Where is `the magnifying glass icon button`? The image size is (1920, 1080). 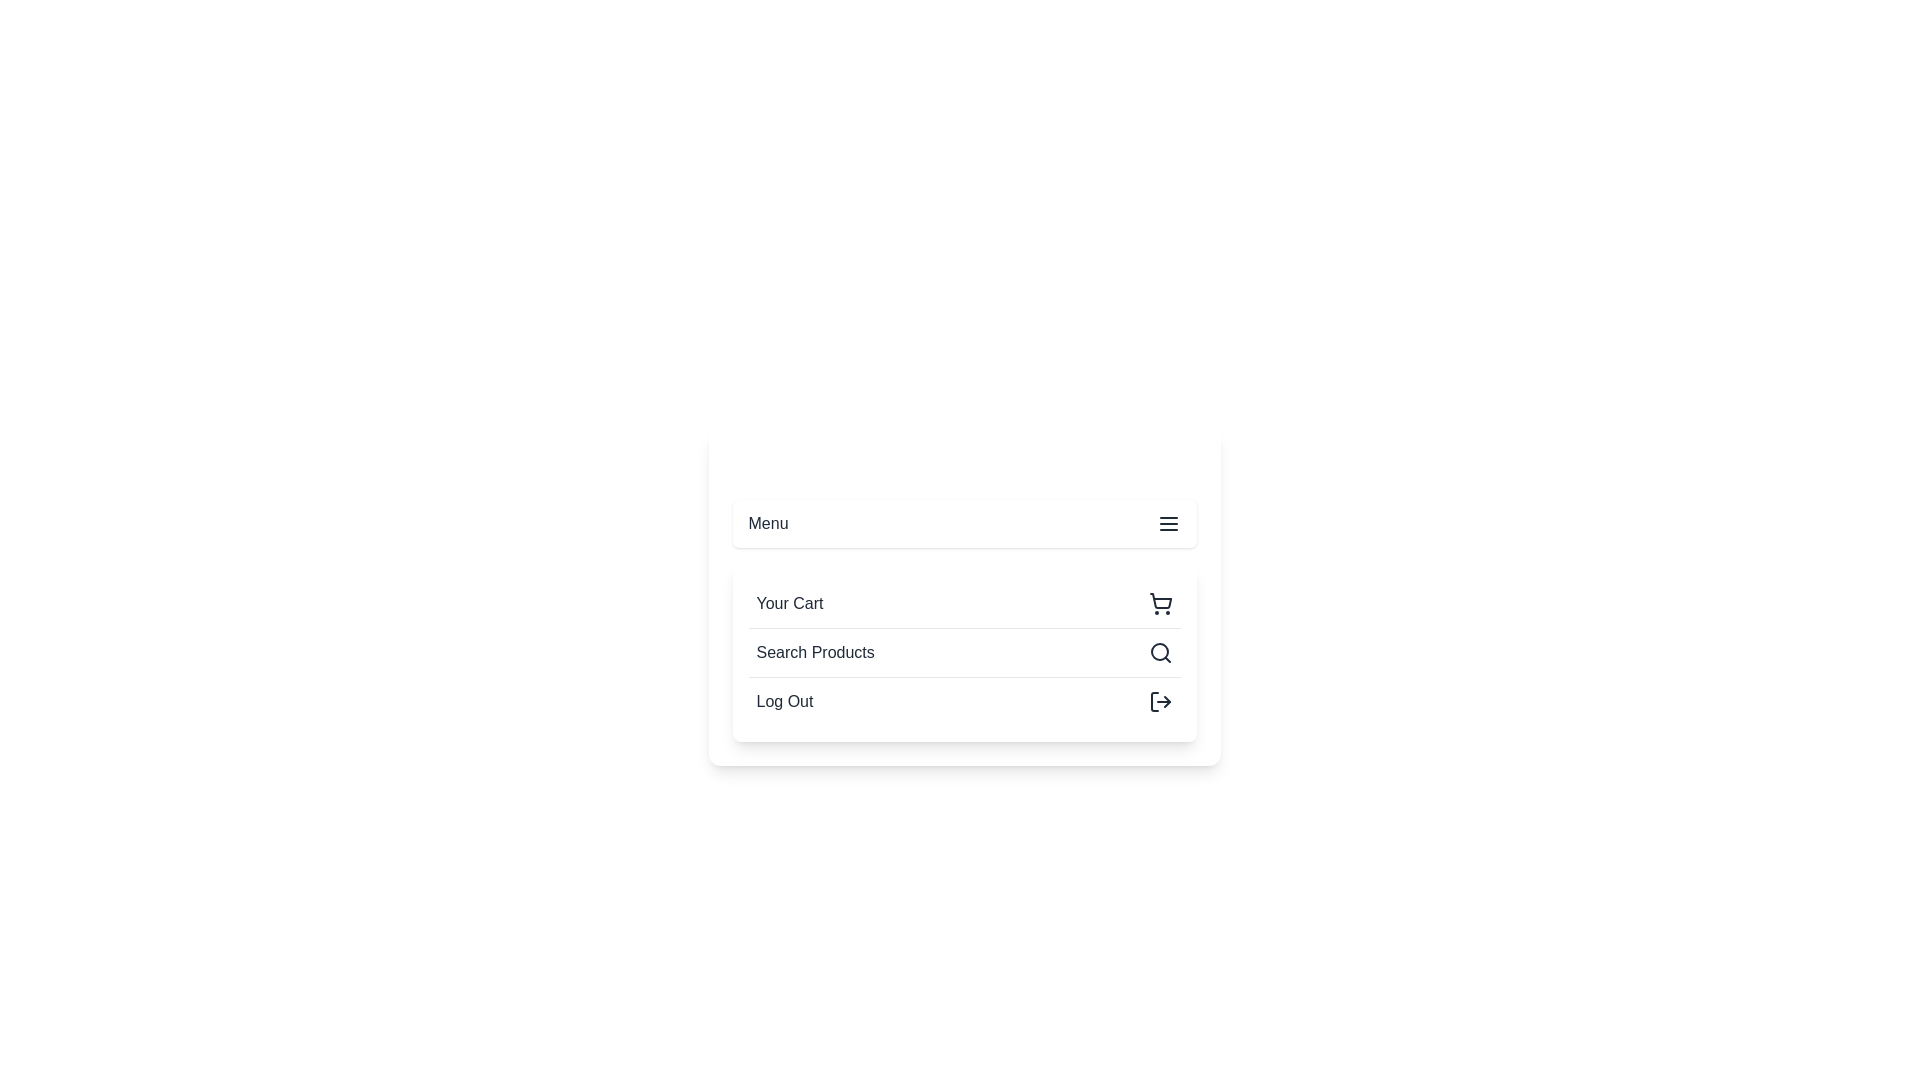 the magnifying glass icon button is located at coordinates (1160, 652).